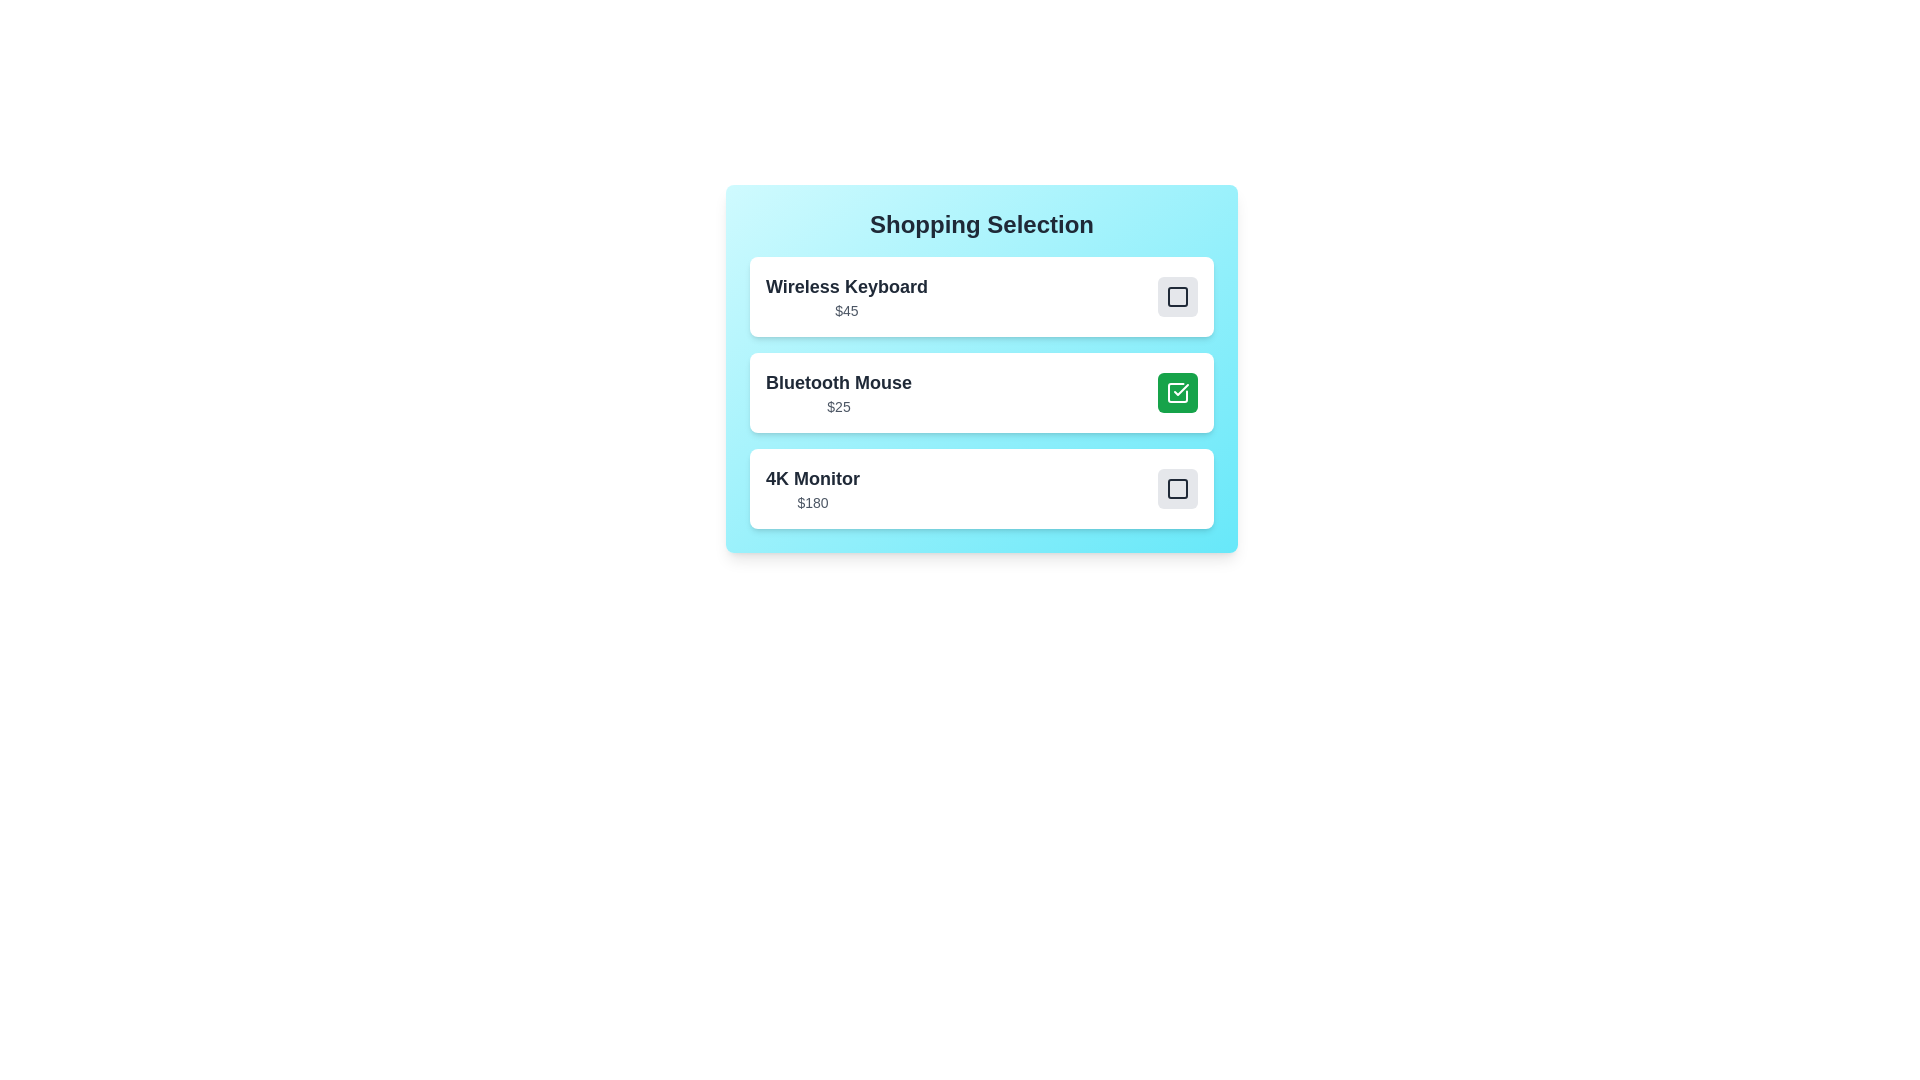 Image resolution: width=1920 pixels, height=1080 pixels. I want to click on the selection indicator icon located to the right of the 'Bluetooth Mouse' label to deselect the option, so click(1177, 393).